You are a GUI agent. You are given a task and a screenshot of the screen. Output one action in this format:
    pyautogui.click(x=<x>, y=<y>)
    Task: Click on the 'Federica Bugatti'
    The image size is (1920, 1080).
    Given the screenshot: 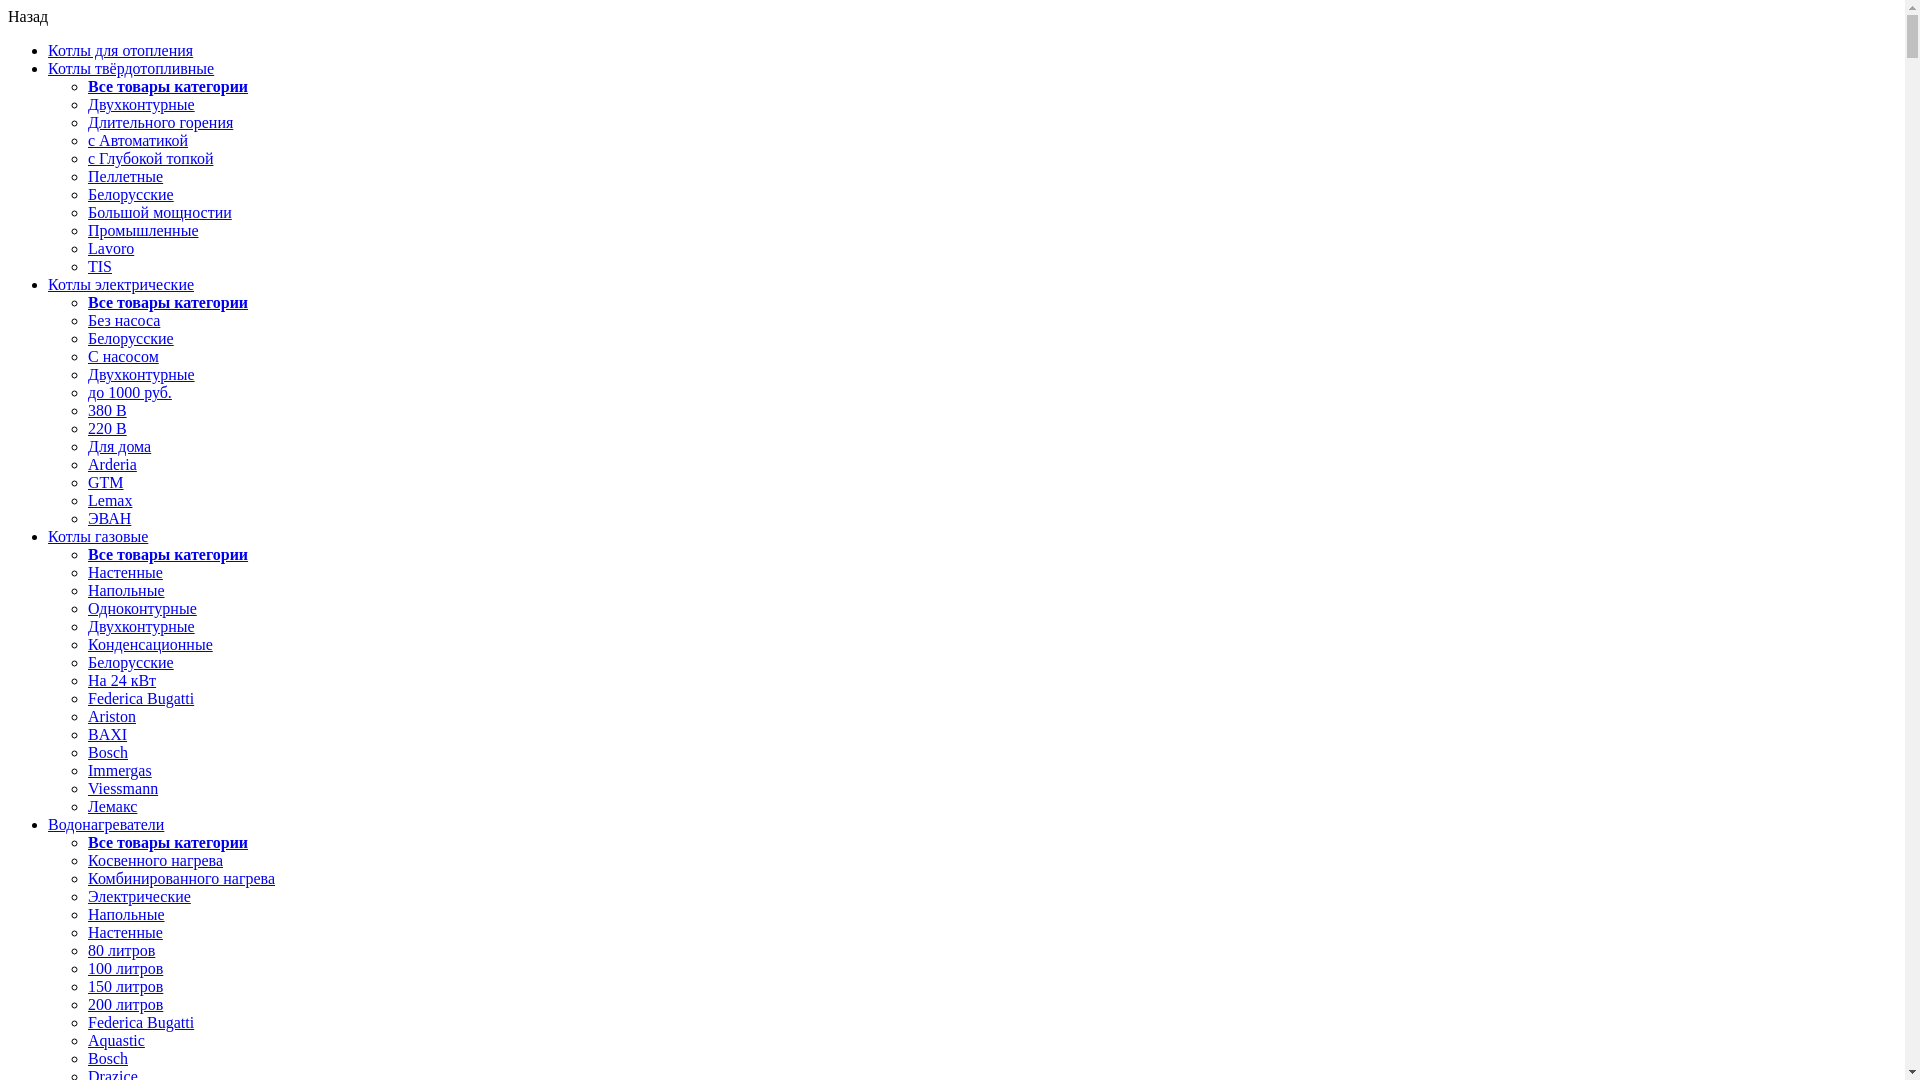 What is the action you would take?
    pyautogui.click(x=139, y=1022)
    